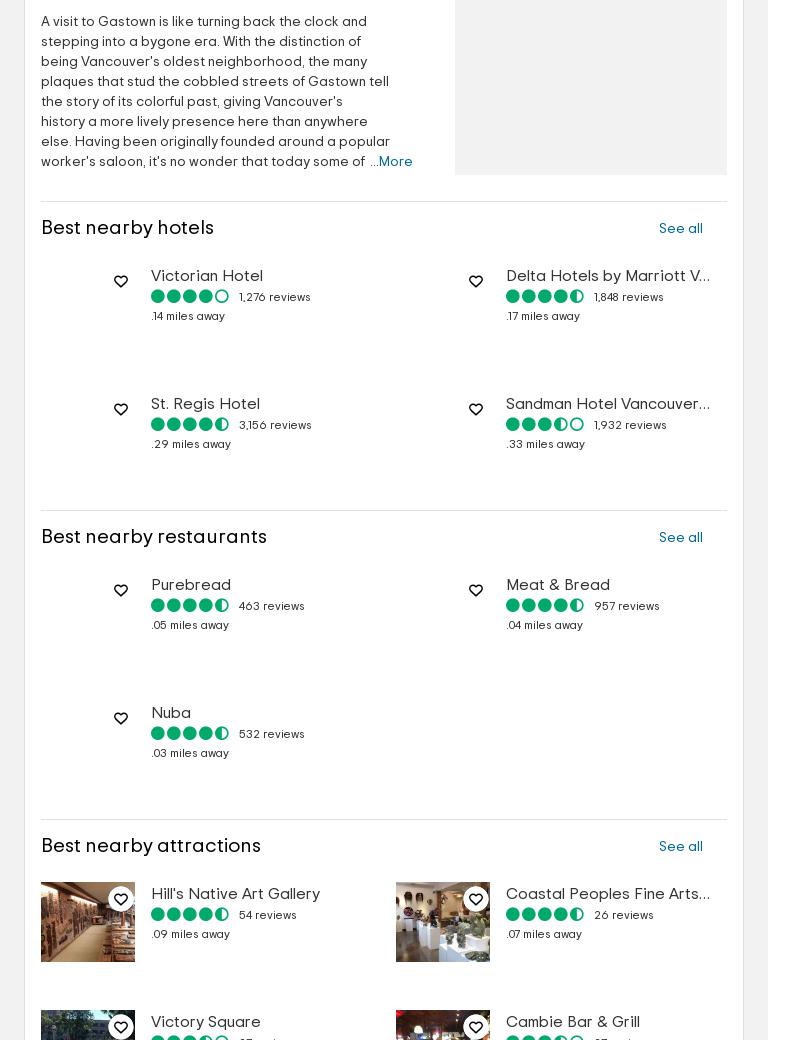 Image resolution: width=805 pixels, height=1040 pixels. I want to click on 'the story of its colorful past, giving Vancouver's', so click(190, 101).